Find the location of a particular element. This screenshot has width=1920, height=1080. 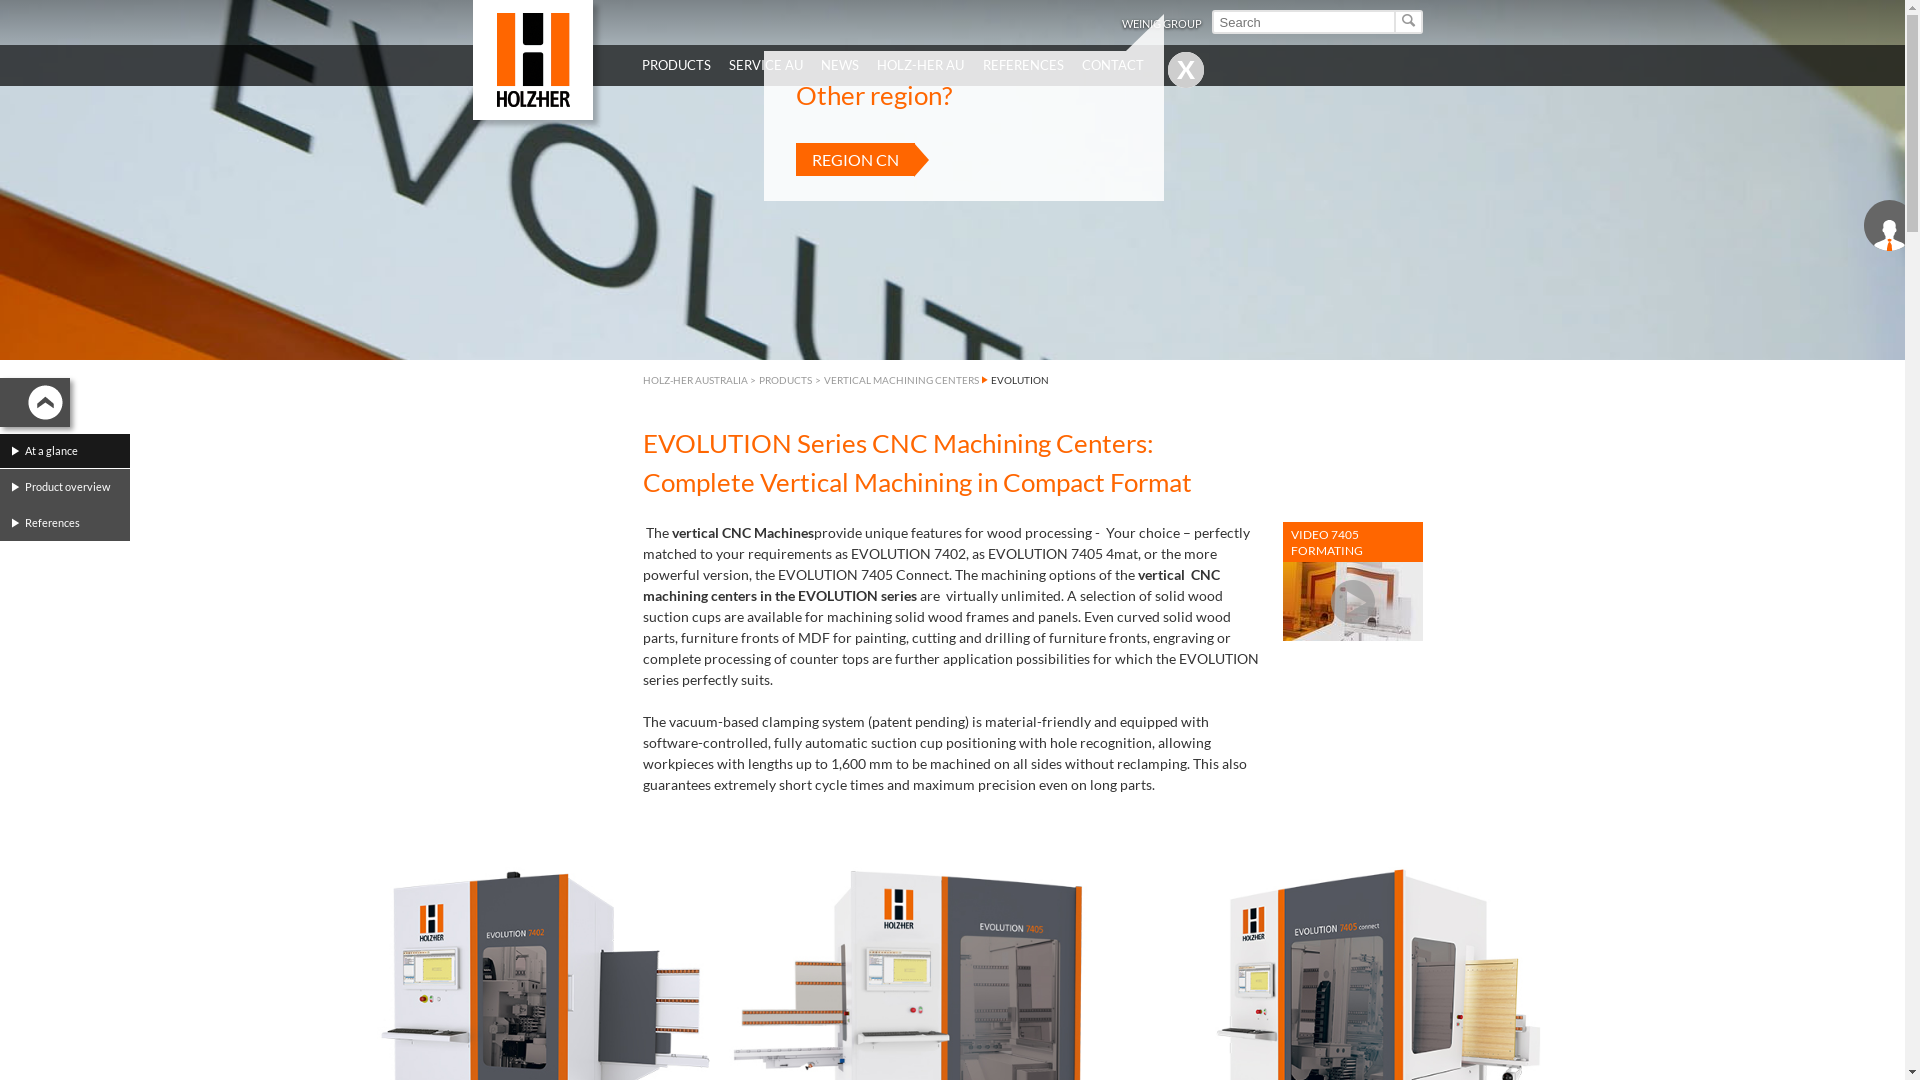

'VIDEO 7405 FORMATING' is located at coordinates (1281, 581).